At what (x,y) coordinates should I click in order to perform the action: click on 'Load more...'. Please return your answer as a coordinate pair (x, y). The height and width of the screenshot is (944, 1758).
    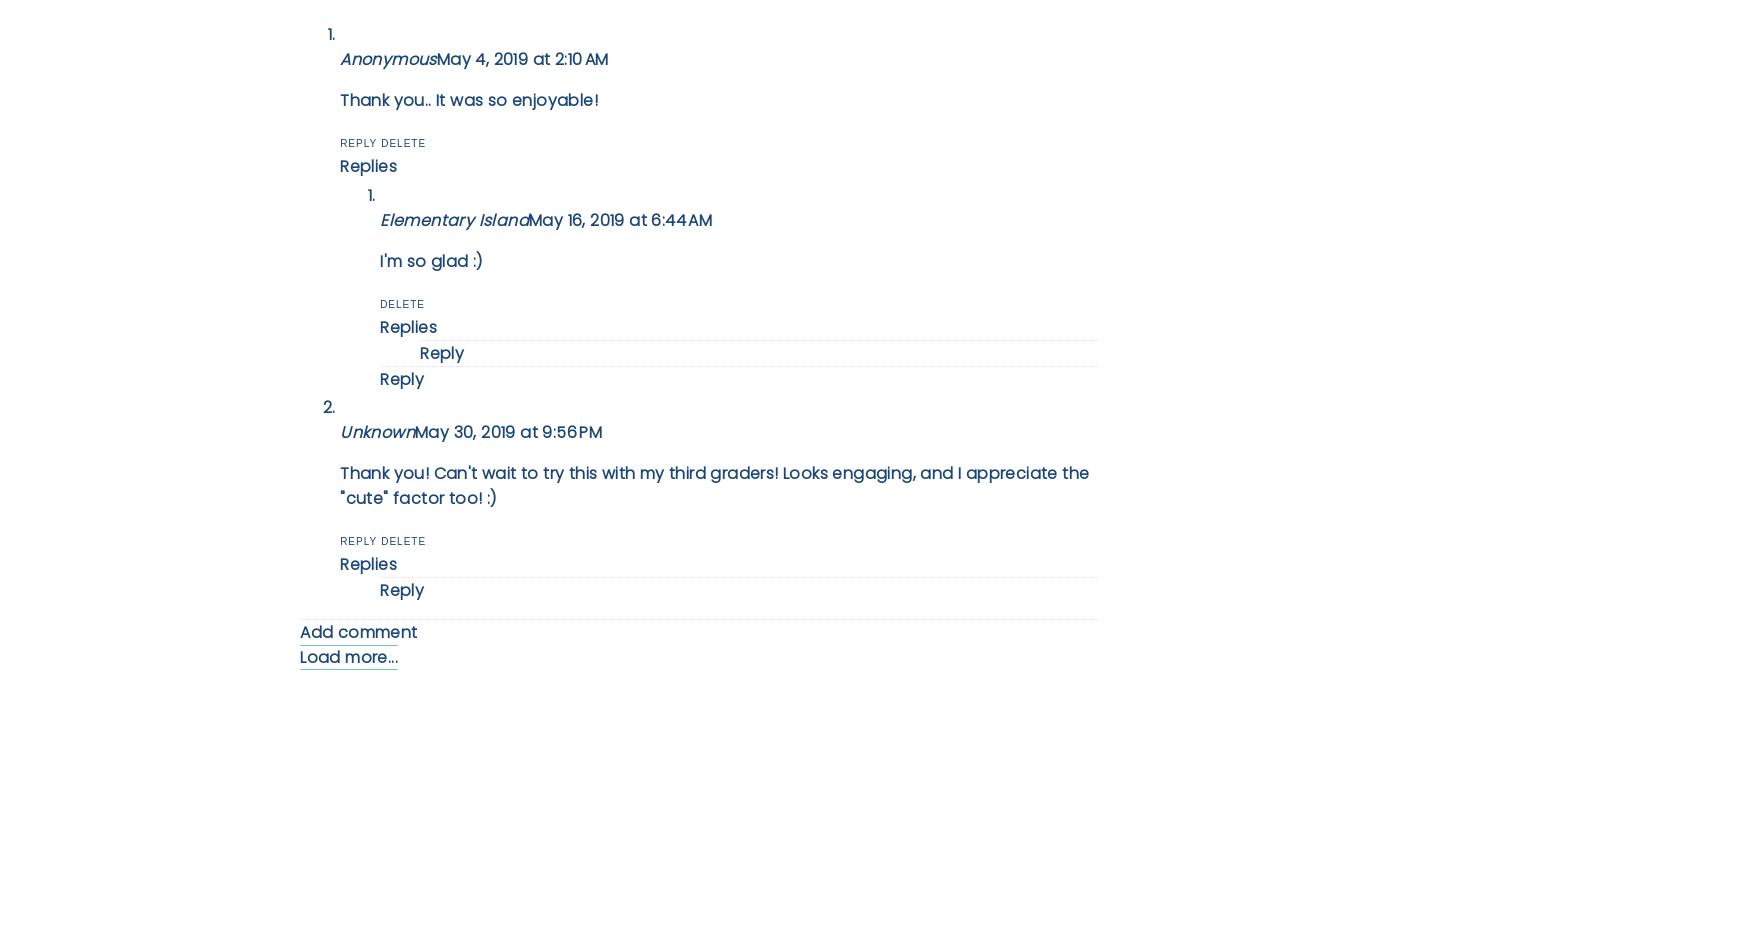
    Looking at the image, I should click on (299, 655).